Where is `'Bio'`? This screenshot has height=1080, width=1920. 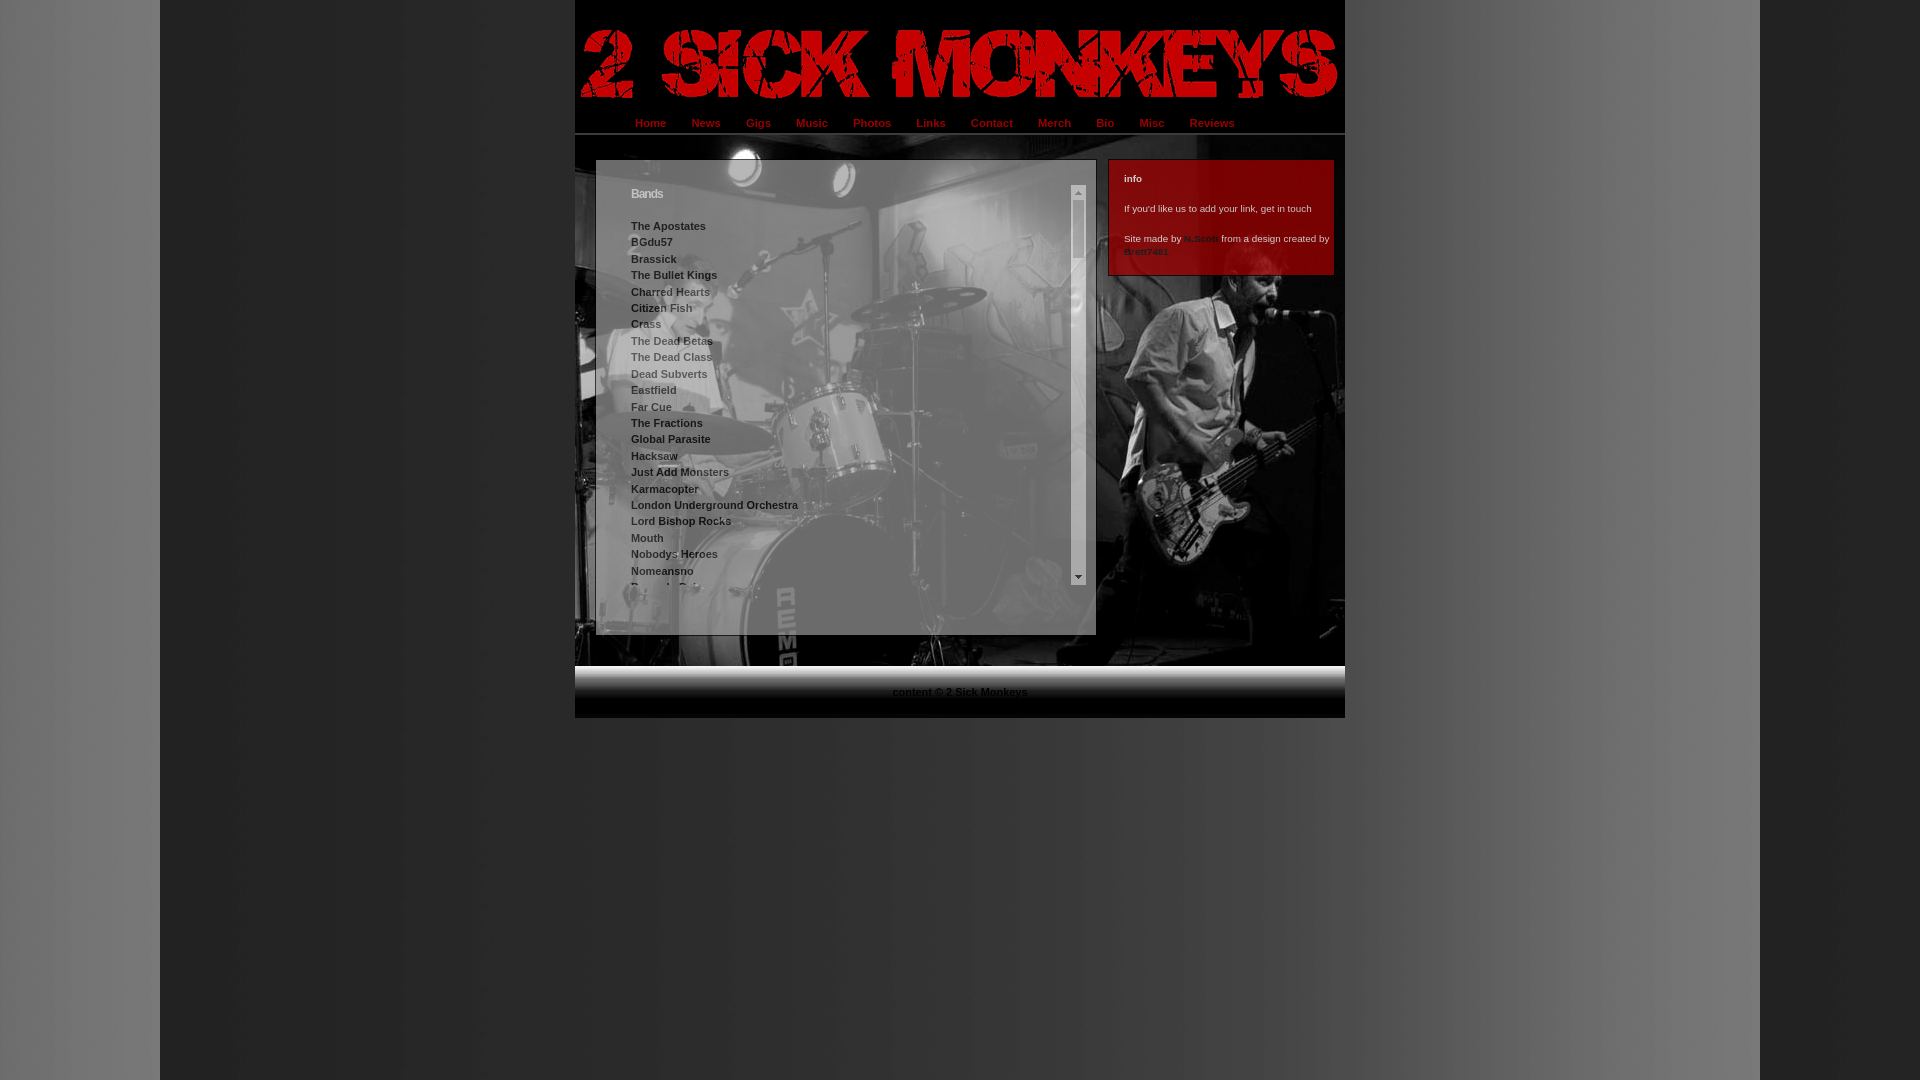
'Bio' is located at coordinates (1106, 122).